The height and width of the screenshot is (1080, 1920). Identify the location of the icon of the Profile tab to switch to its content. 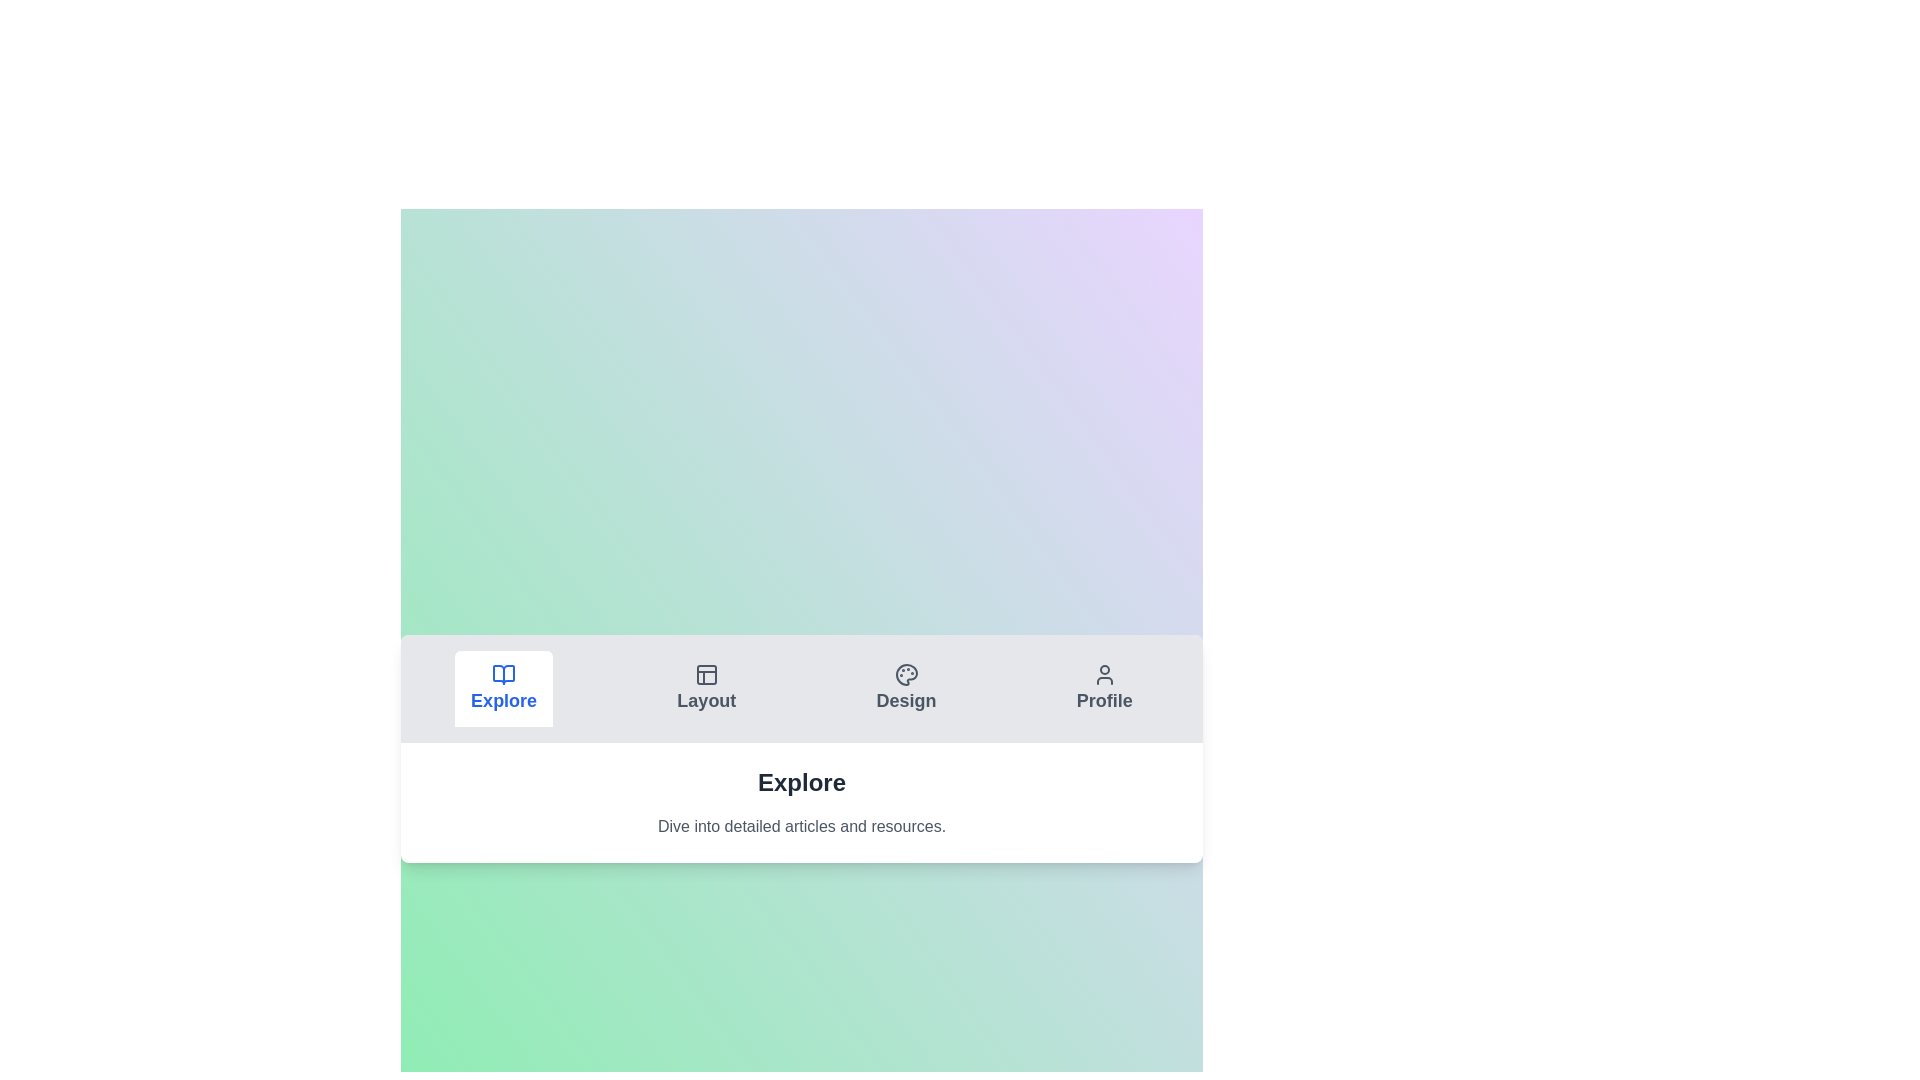
(1103, 675).